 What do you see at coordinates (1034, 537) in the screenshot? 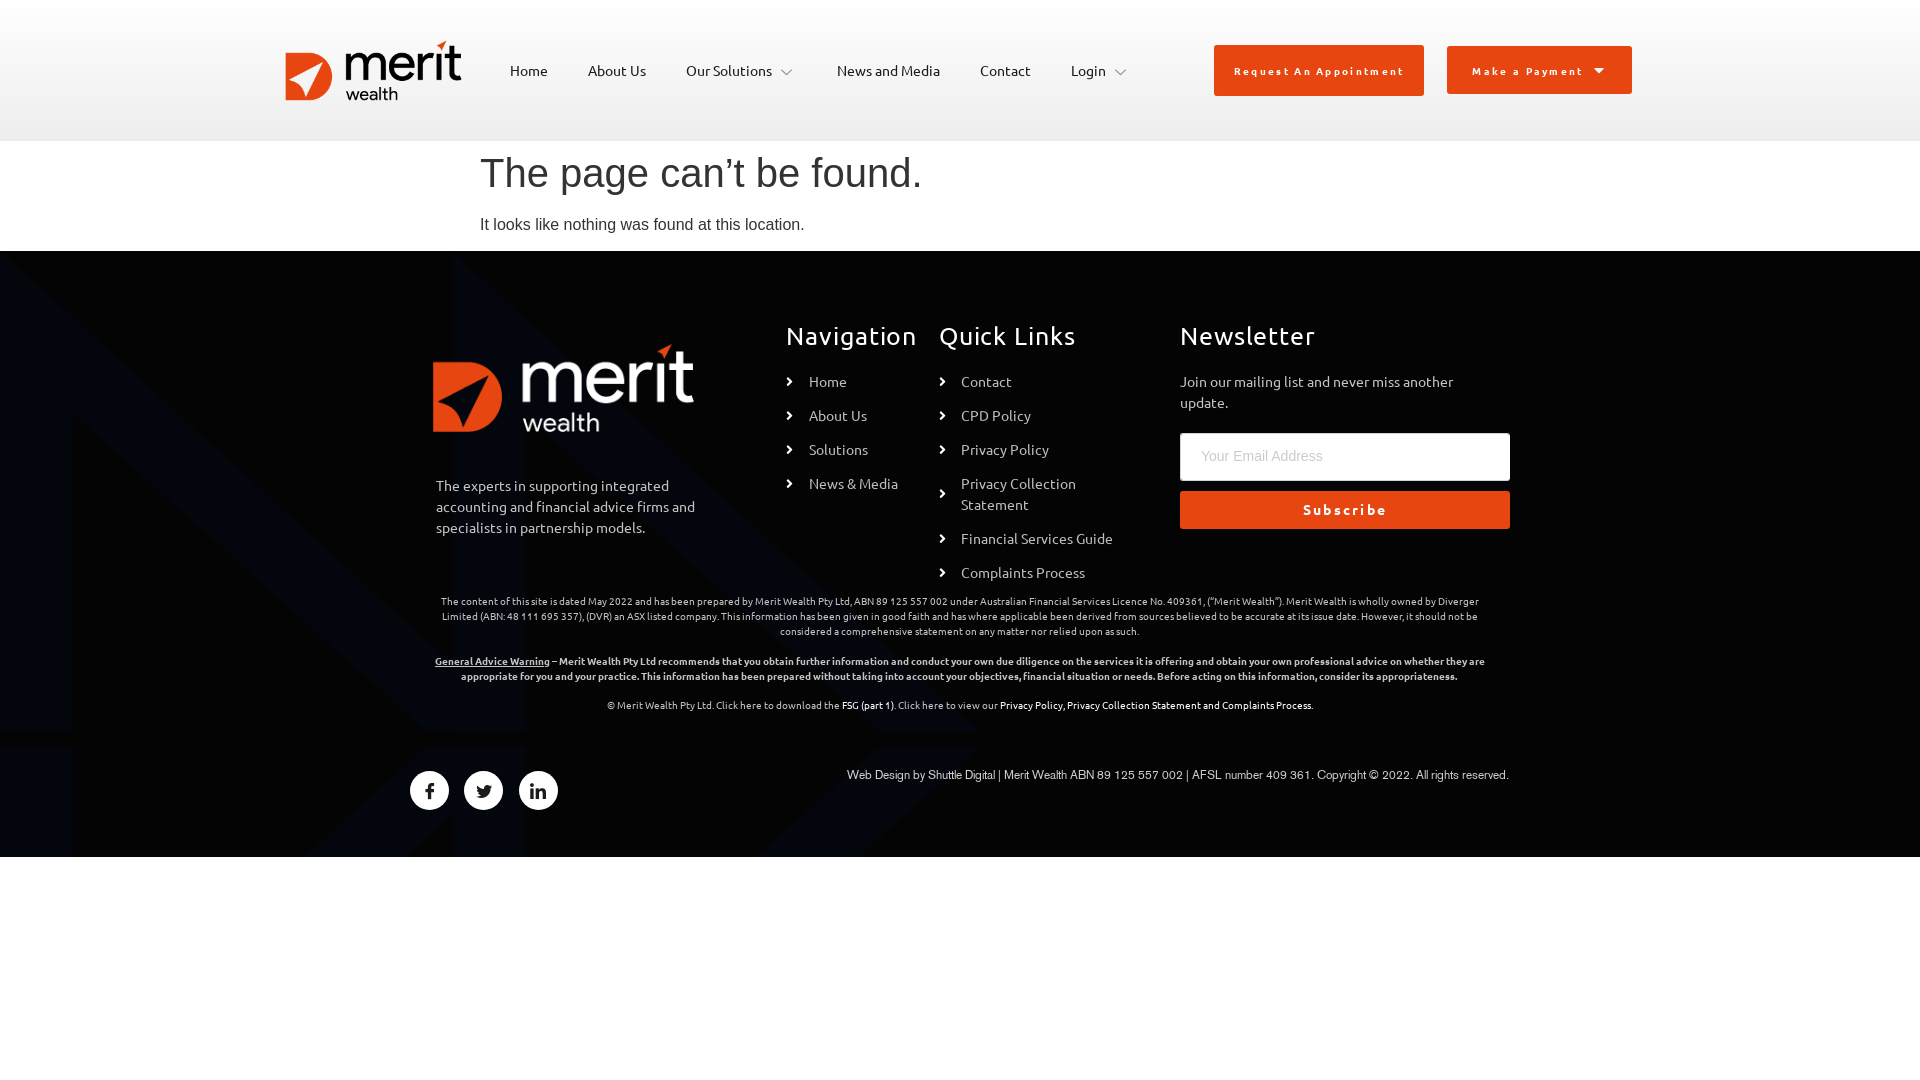
I see `'Financial Services Guide'` at bounding box center [1034, 537].